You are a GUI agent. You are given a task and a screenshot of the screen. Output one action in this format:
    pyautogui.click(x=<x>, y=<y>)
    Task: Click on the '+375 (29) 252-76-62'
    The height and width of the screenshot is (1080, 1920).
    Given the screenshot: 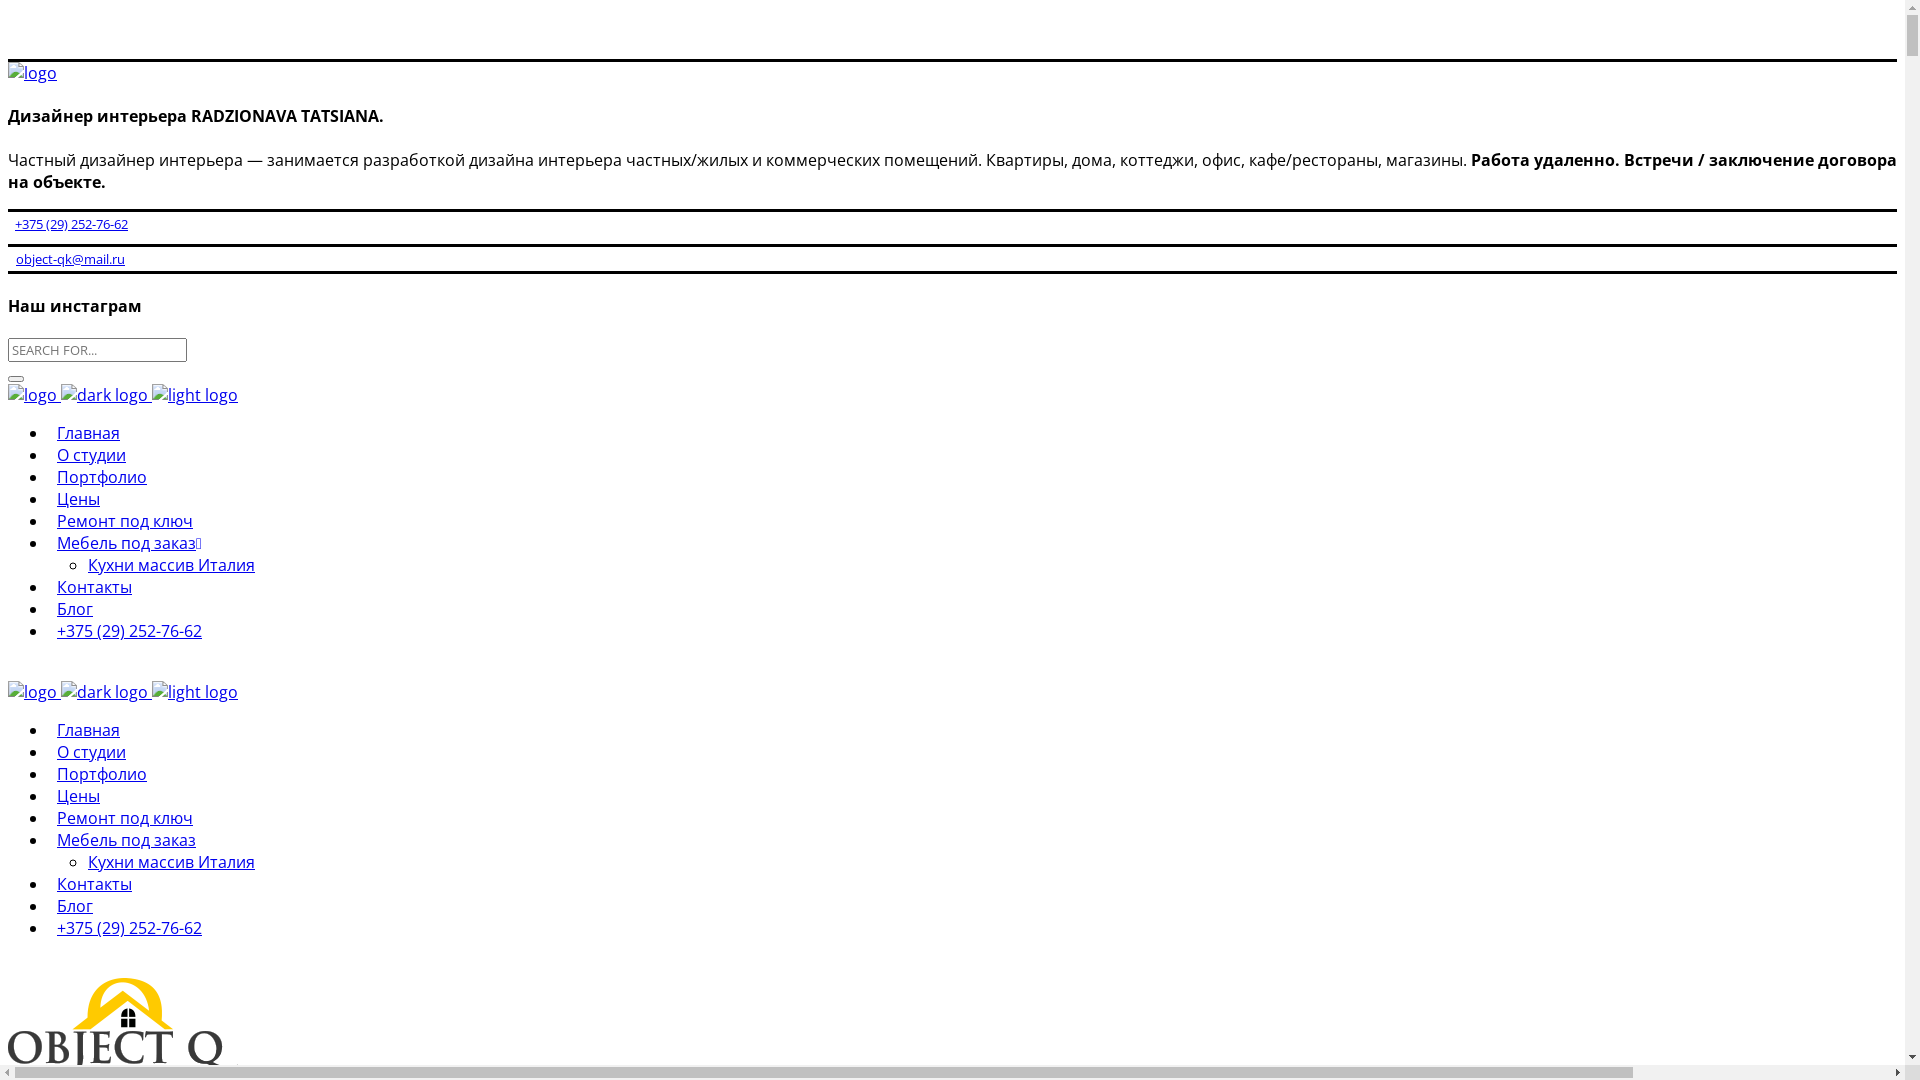 What is the action you would take?
    pyautogui.click(x=128, y=928)
    